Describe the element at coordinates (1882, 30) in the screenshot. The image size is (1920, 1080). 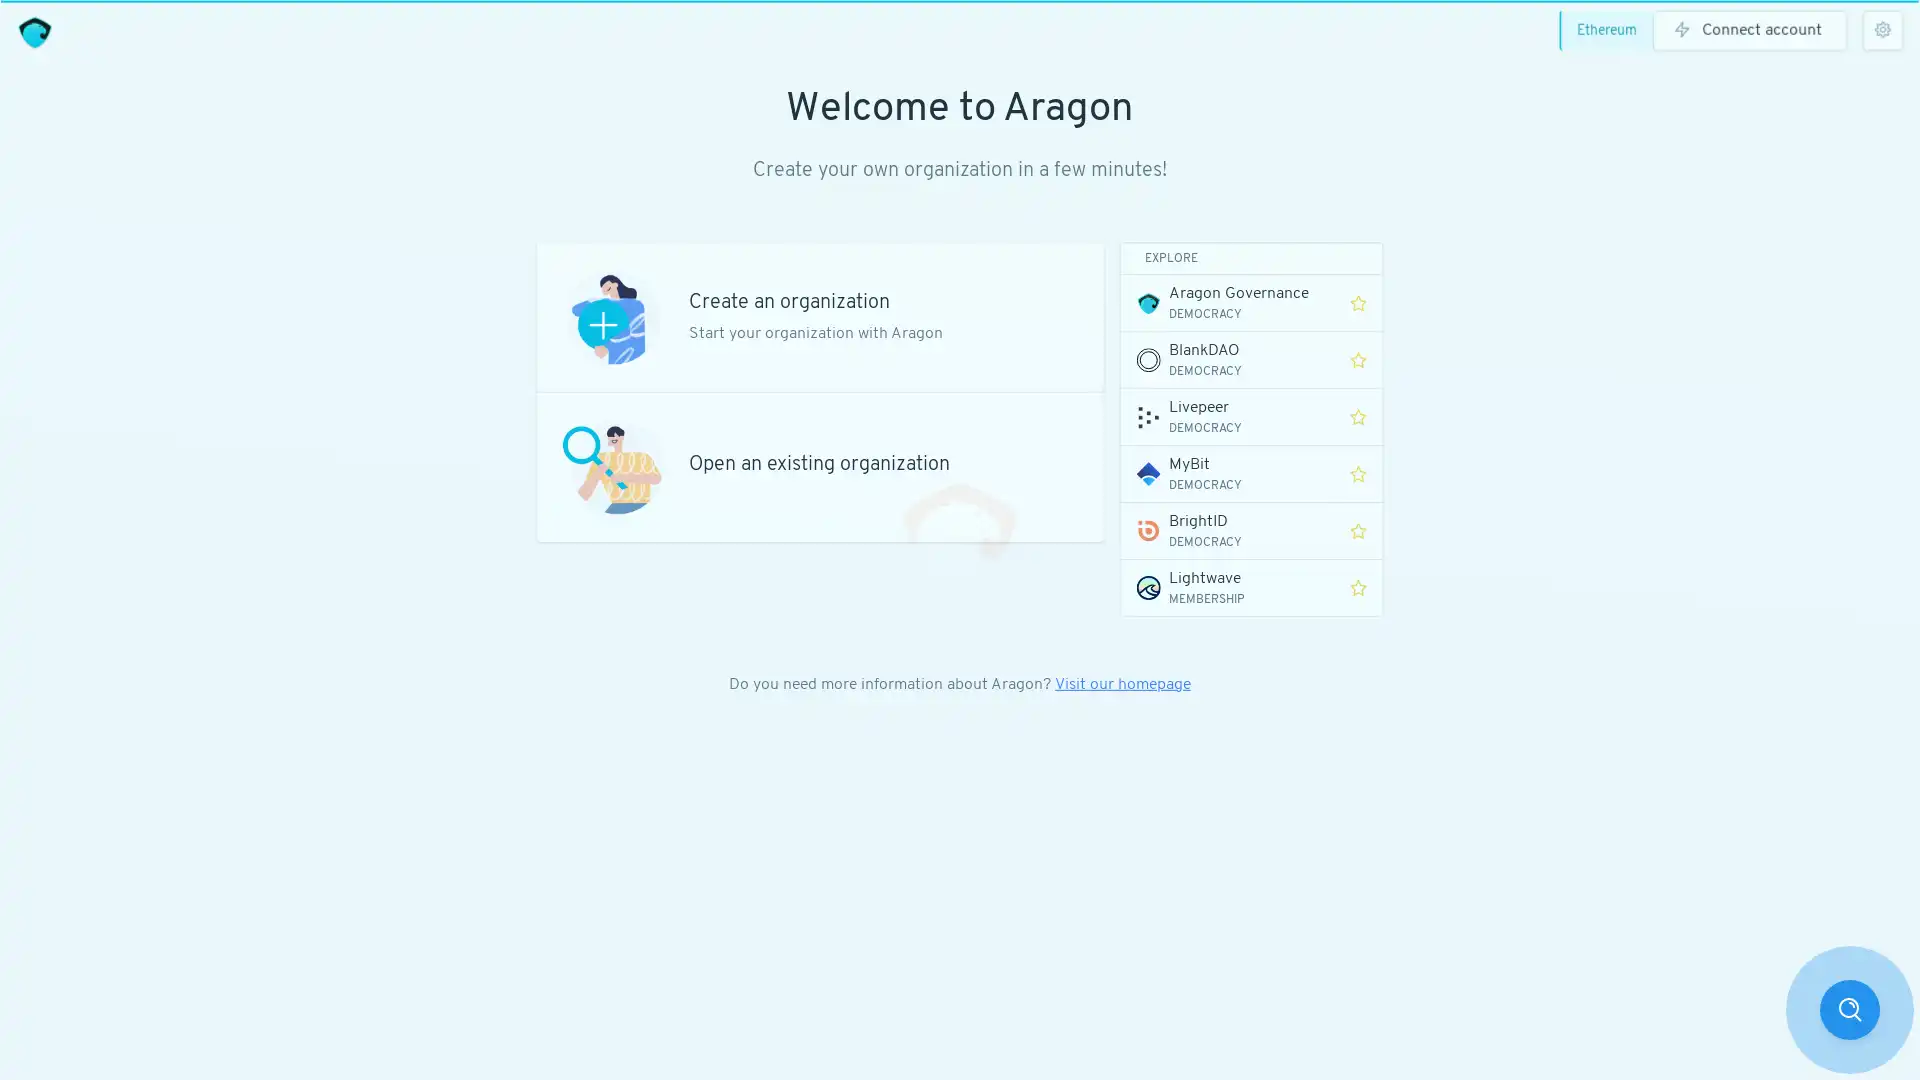
I see `Settings` at that location.